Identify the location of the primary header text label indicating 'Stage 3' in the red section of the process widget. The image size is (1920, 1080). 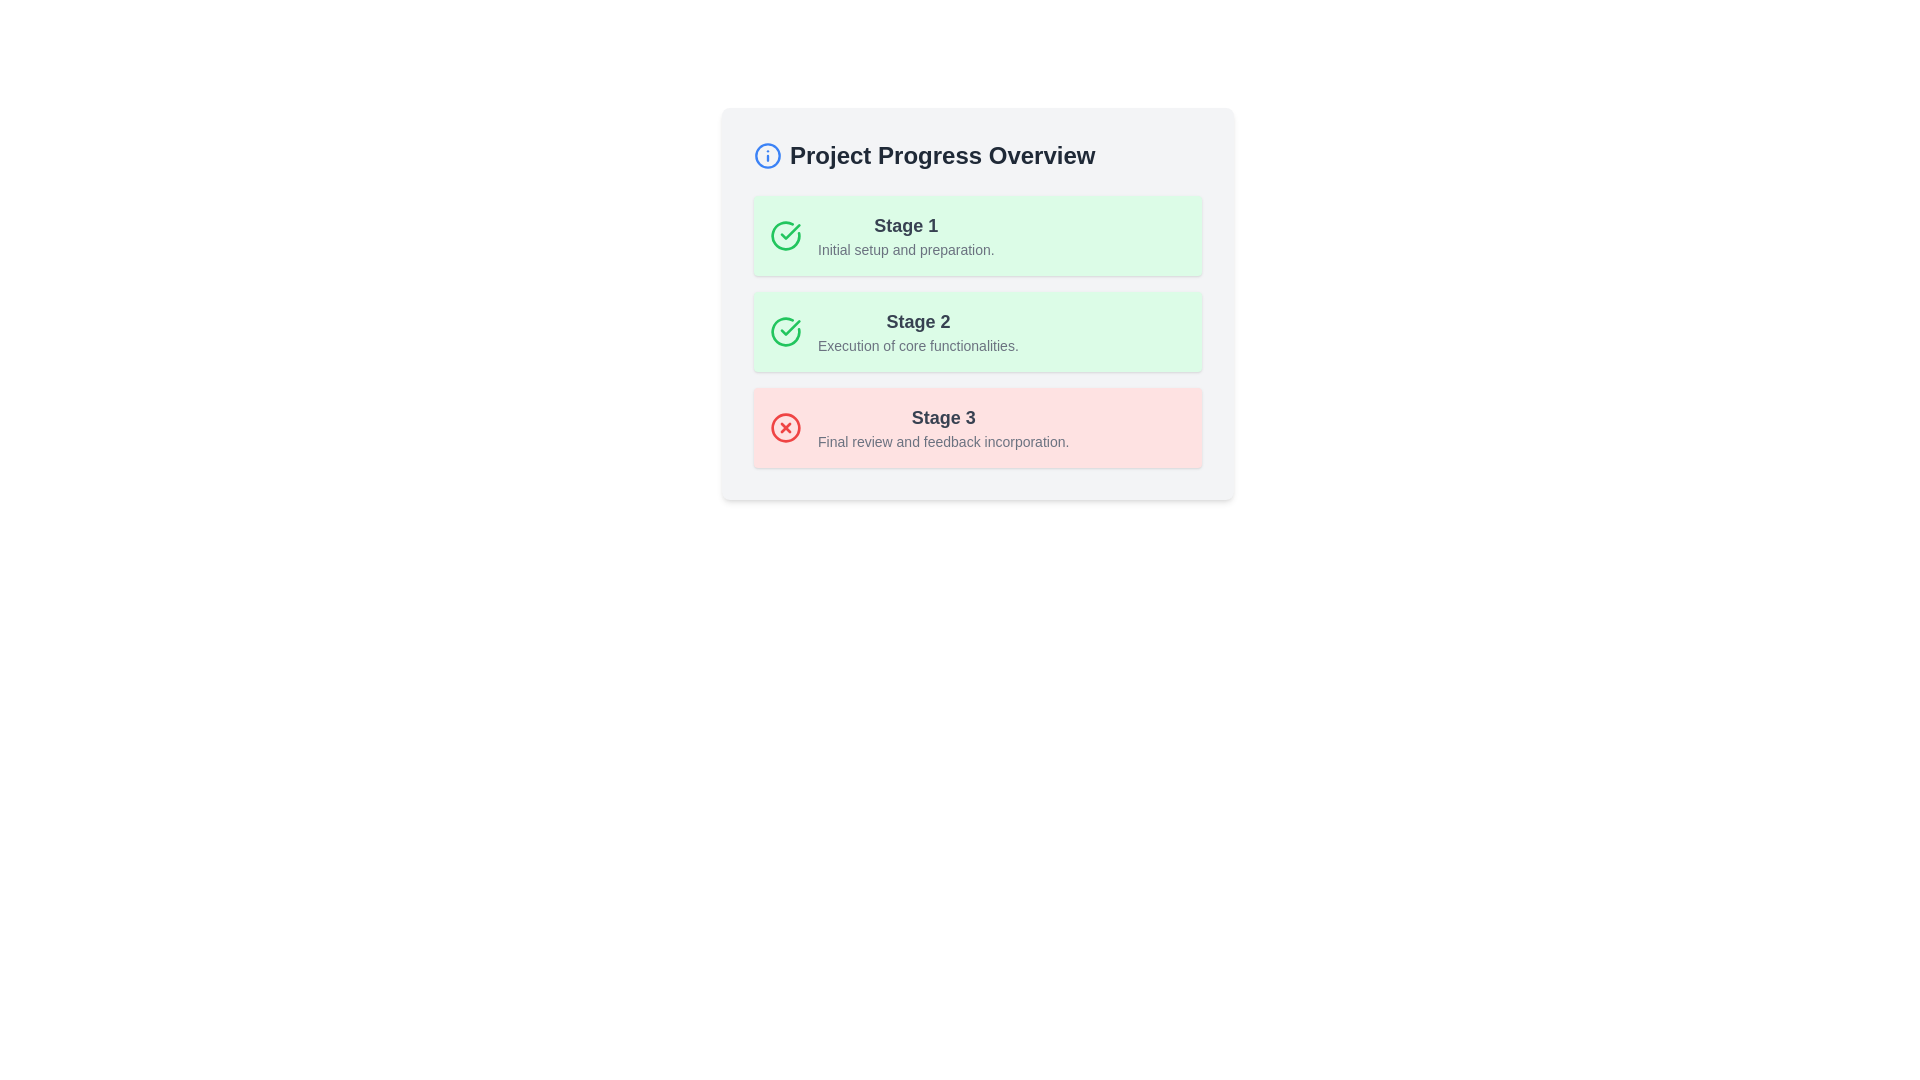
(942, 416).